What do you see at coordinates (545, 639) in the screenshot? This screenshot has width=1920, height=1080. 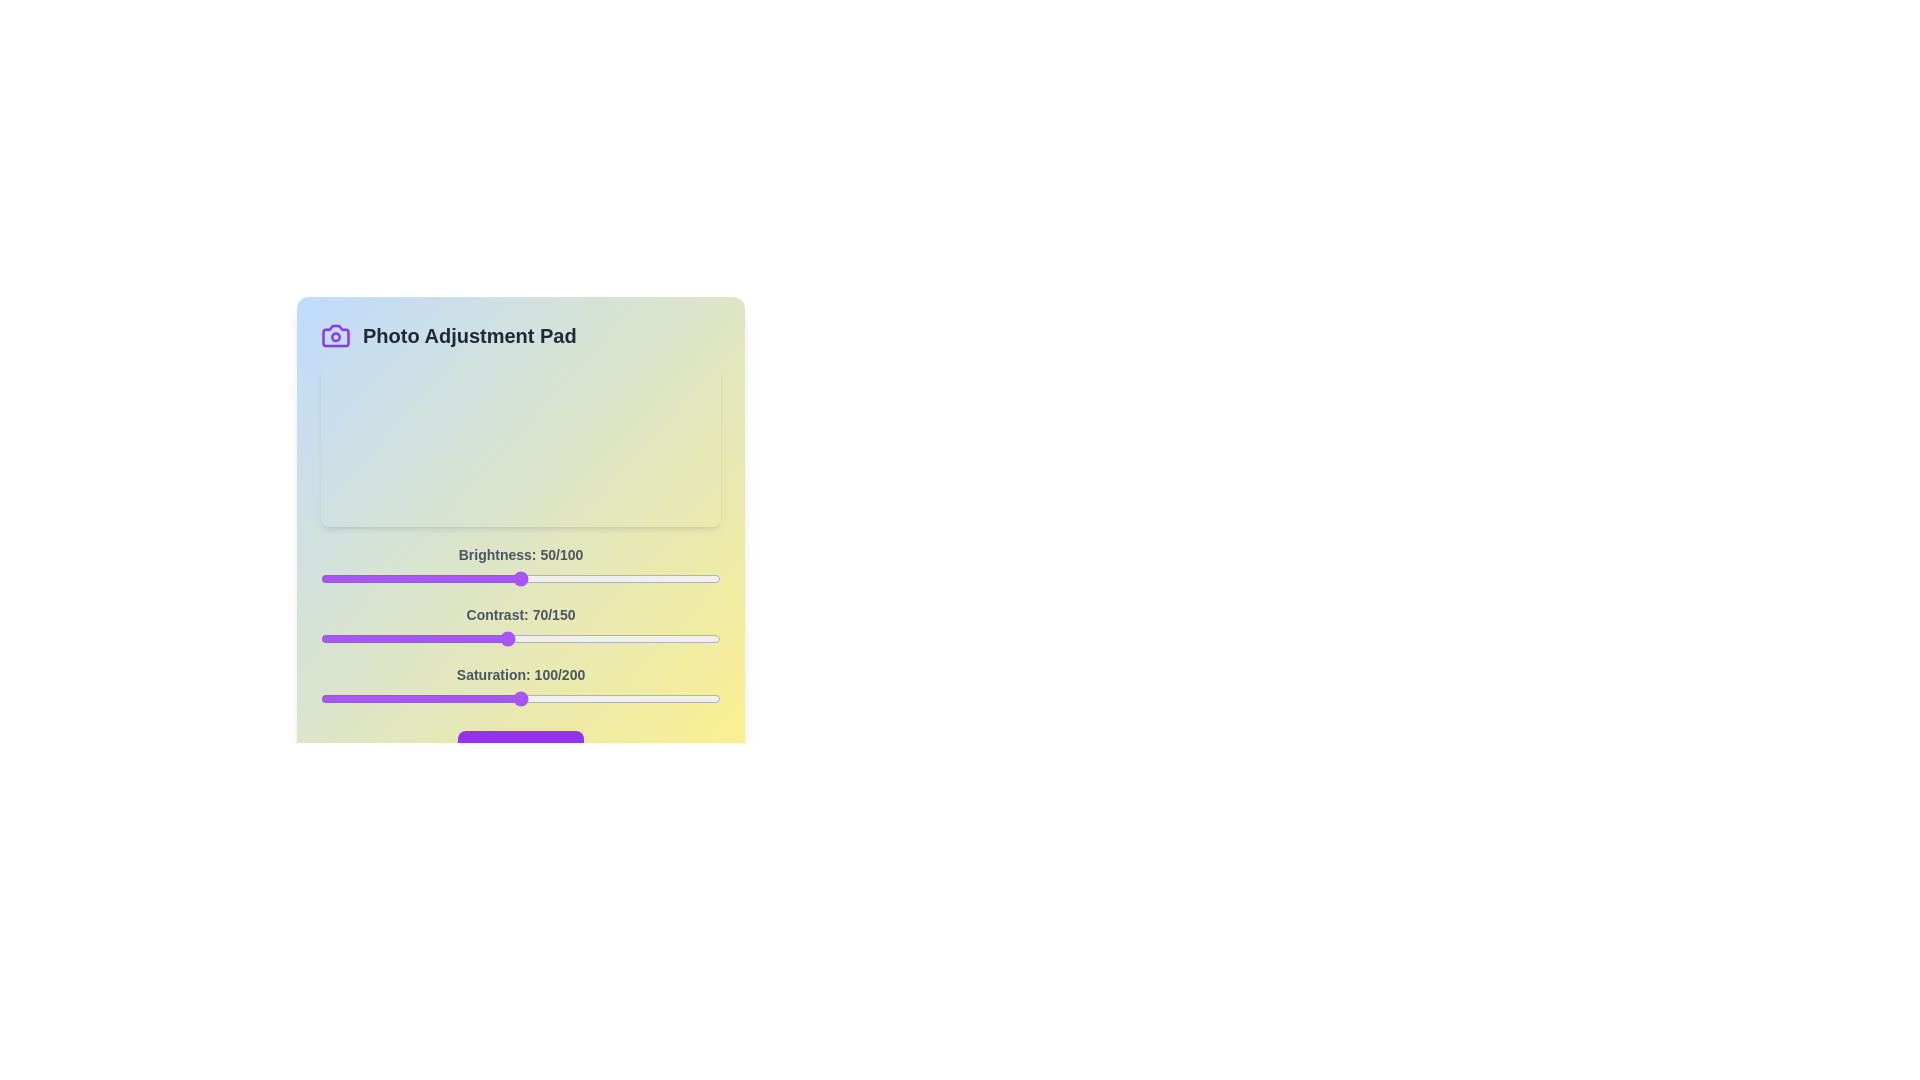 I see `the 1 slider to 84` at bounding box center [545, 639].